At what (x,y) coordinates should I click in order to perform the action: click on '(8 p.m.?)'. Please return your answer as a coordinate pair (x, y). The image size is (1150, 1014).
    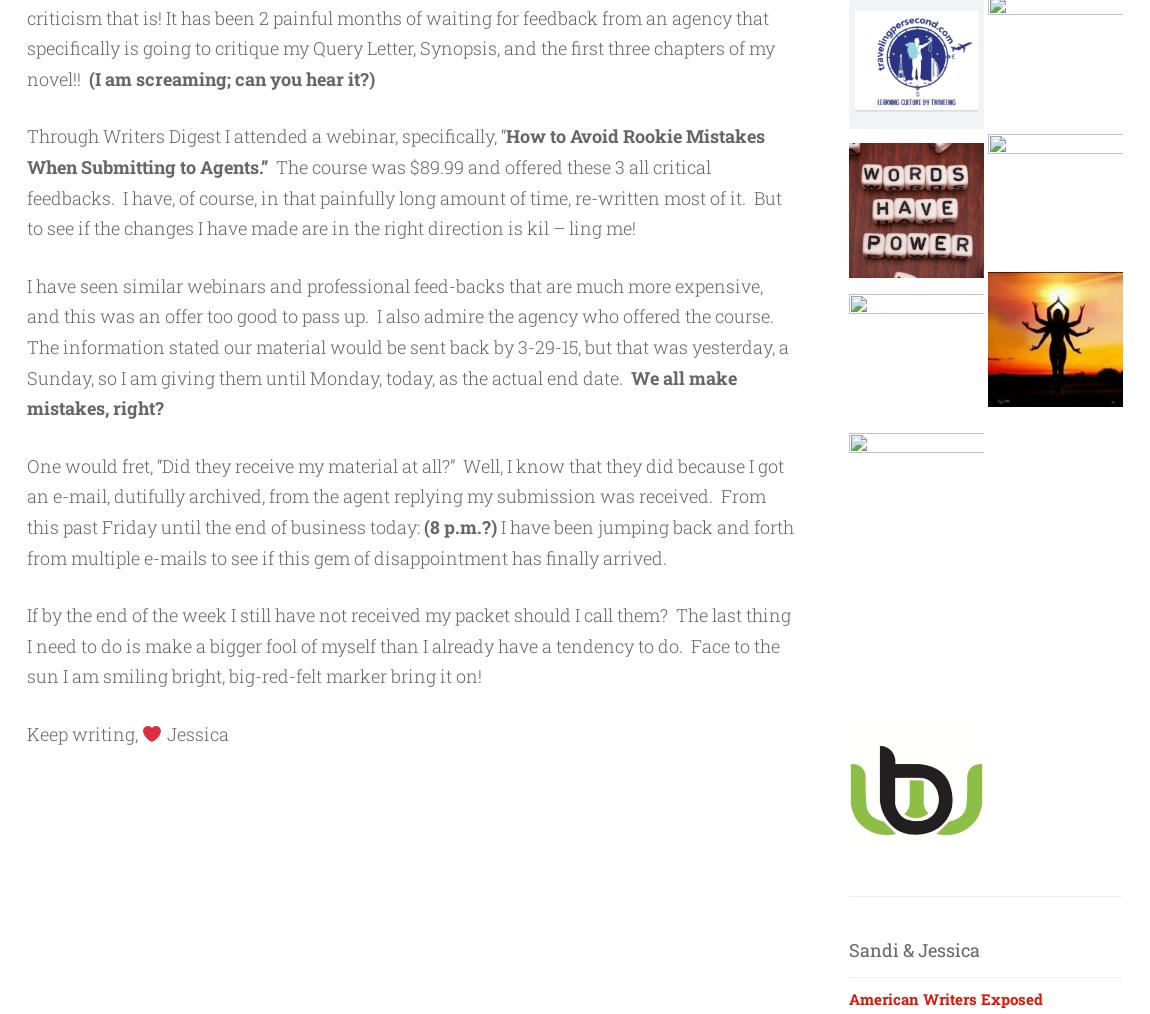
    Looking at the image, I should click on (460, 525).